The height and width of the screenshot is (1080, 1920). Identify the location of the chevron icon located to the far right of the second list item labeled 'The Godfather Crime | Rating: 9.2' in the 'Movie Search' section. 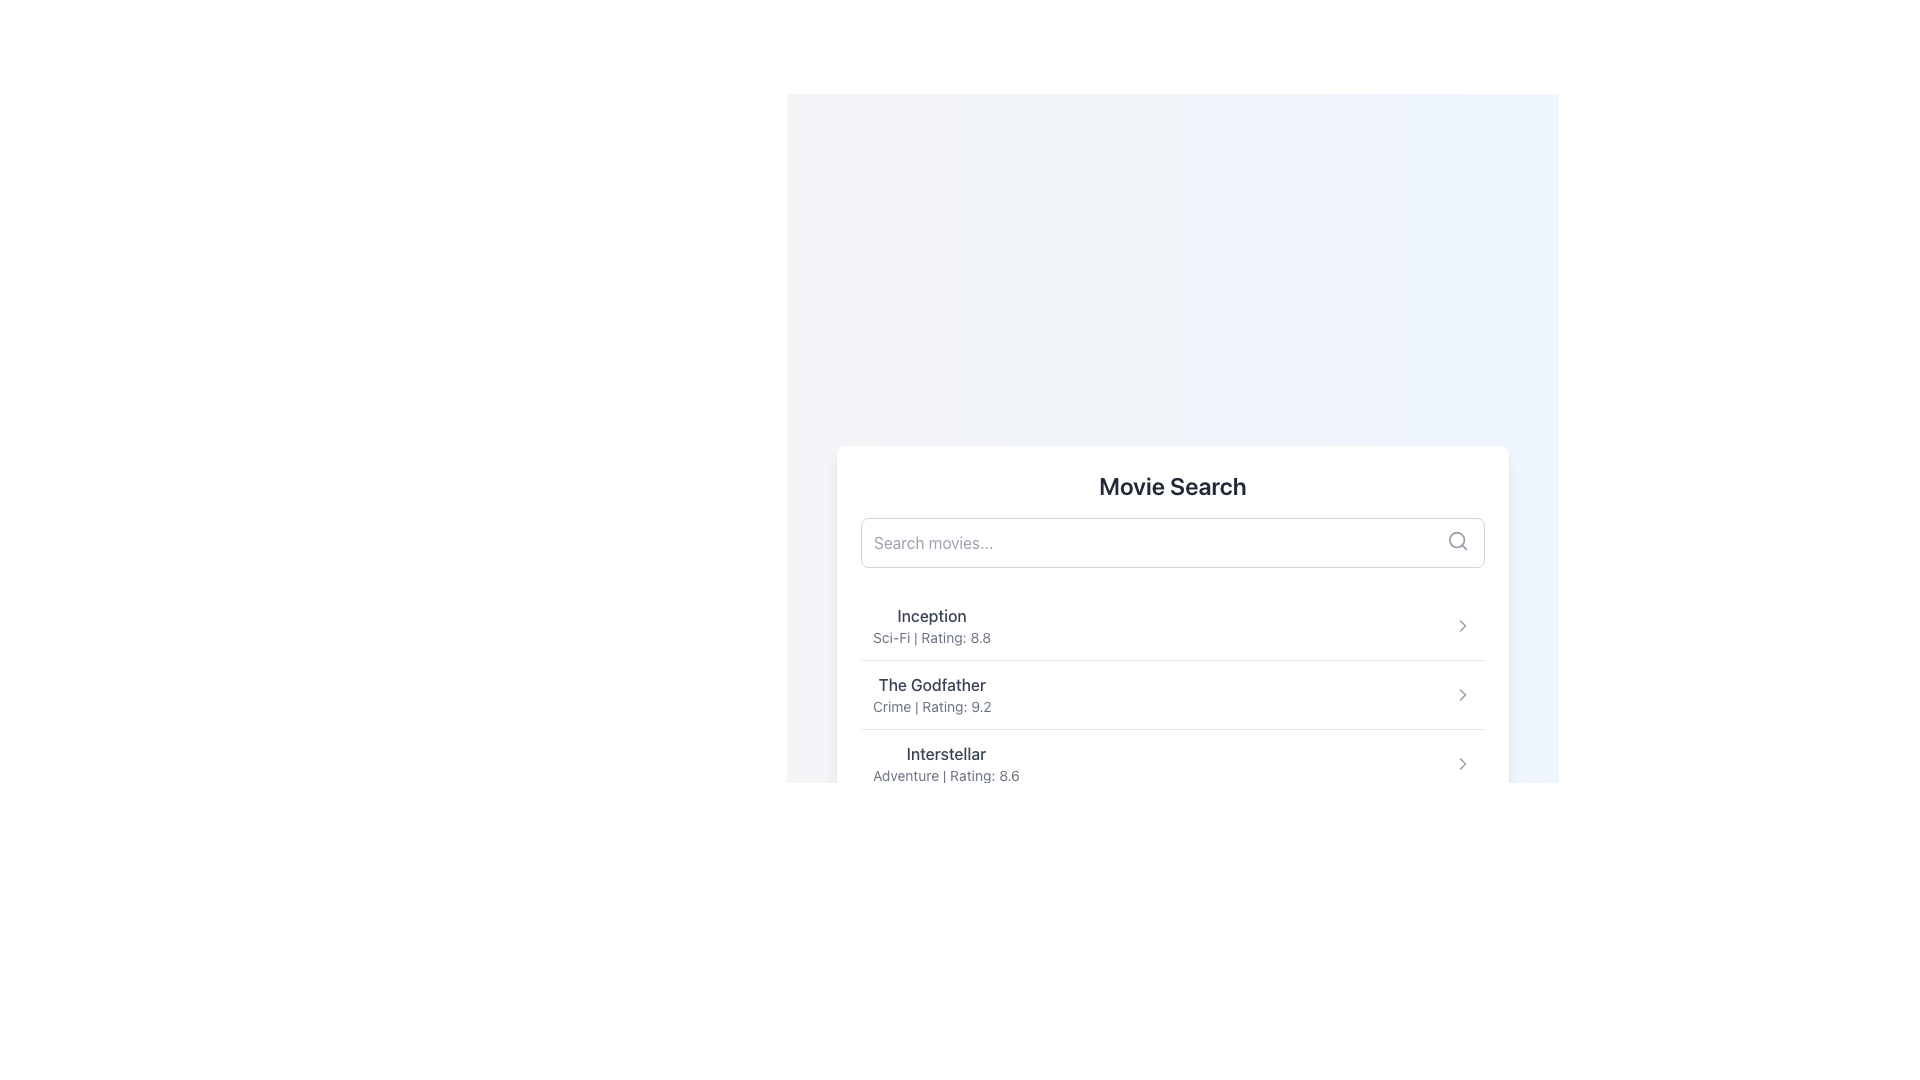
(1463, 693).